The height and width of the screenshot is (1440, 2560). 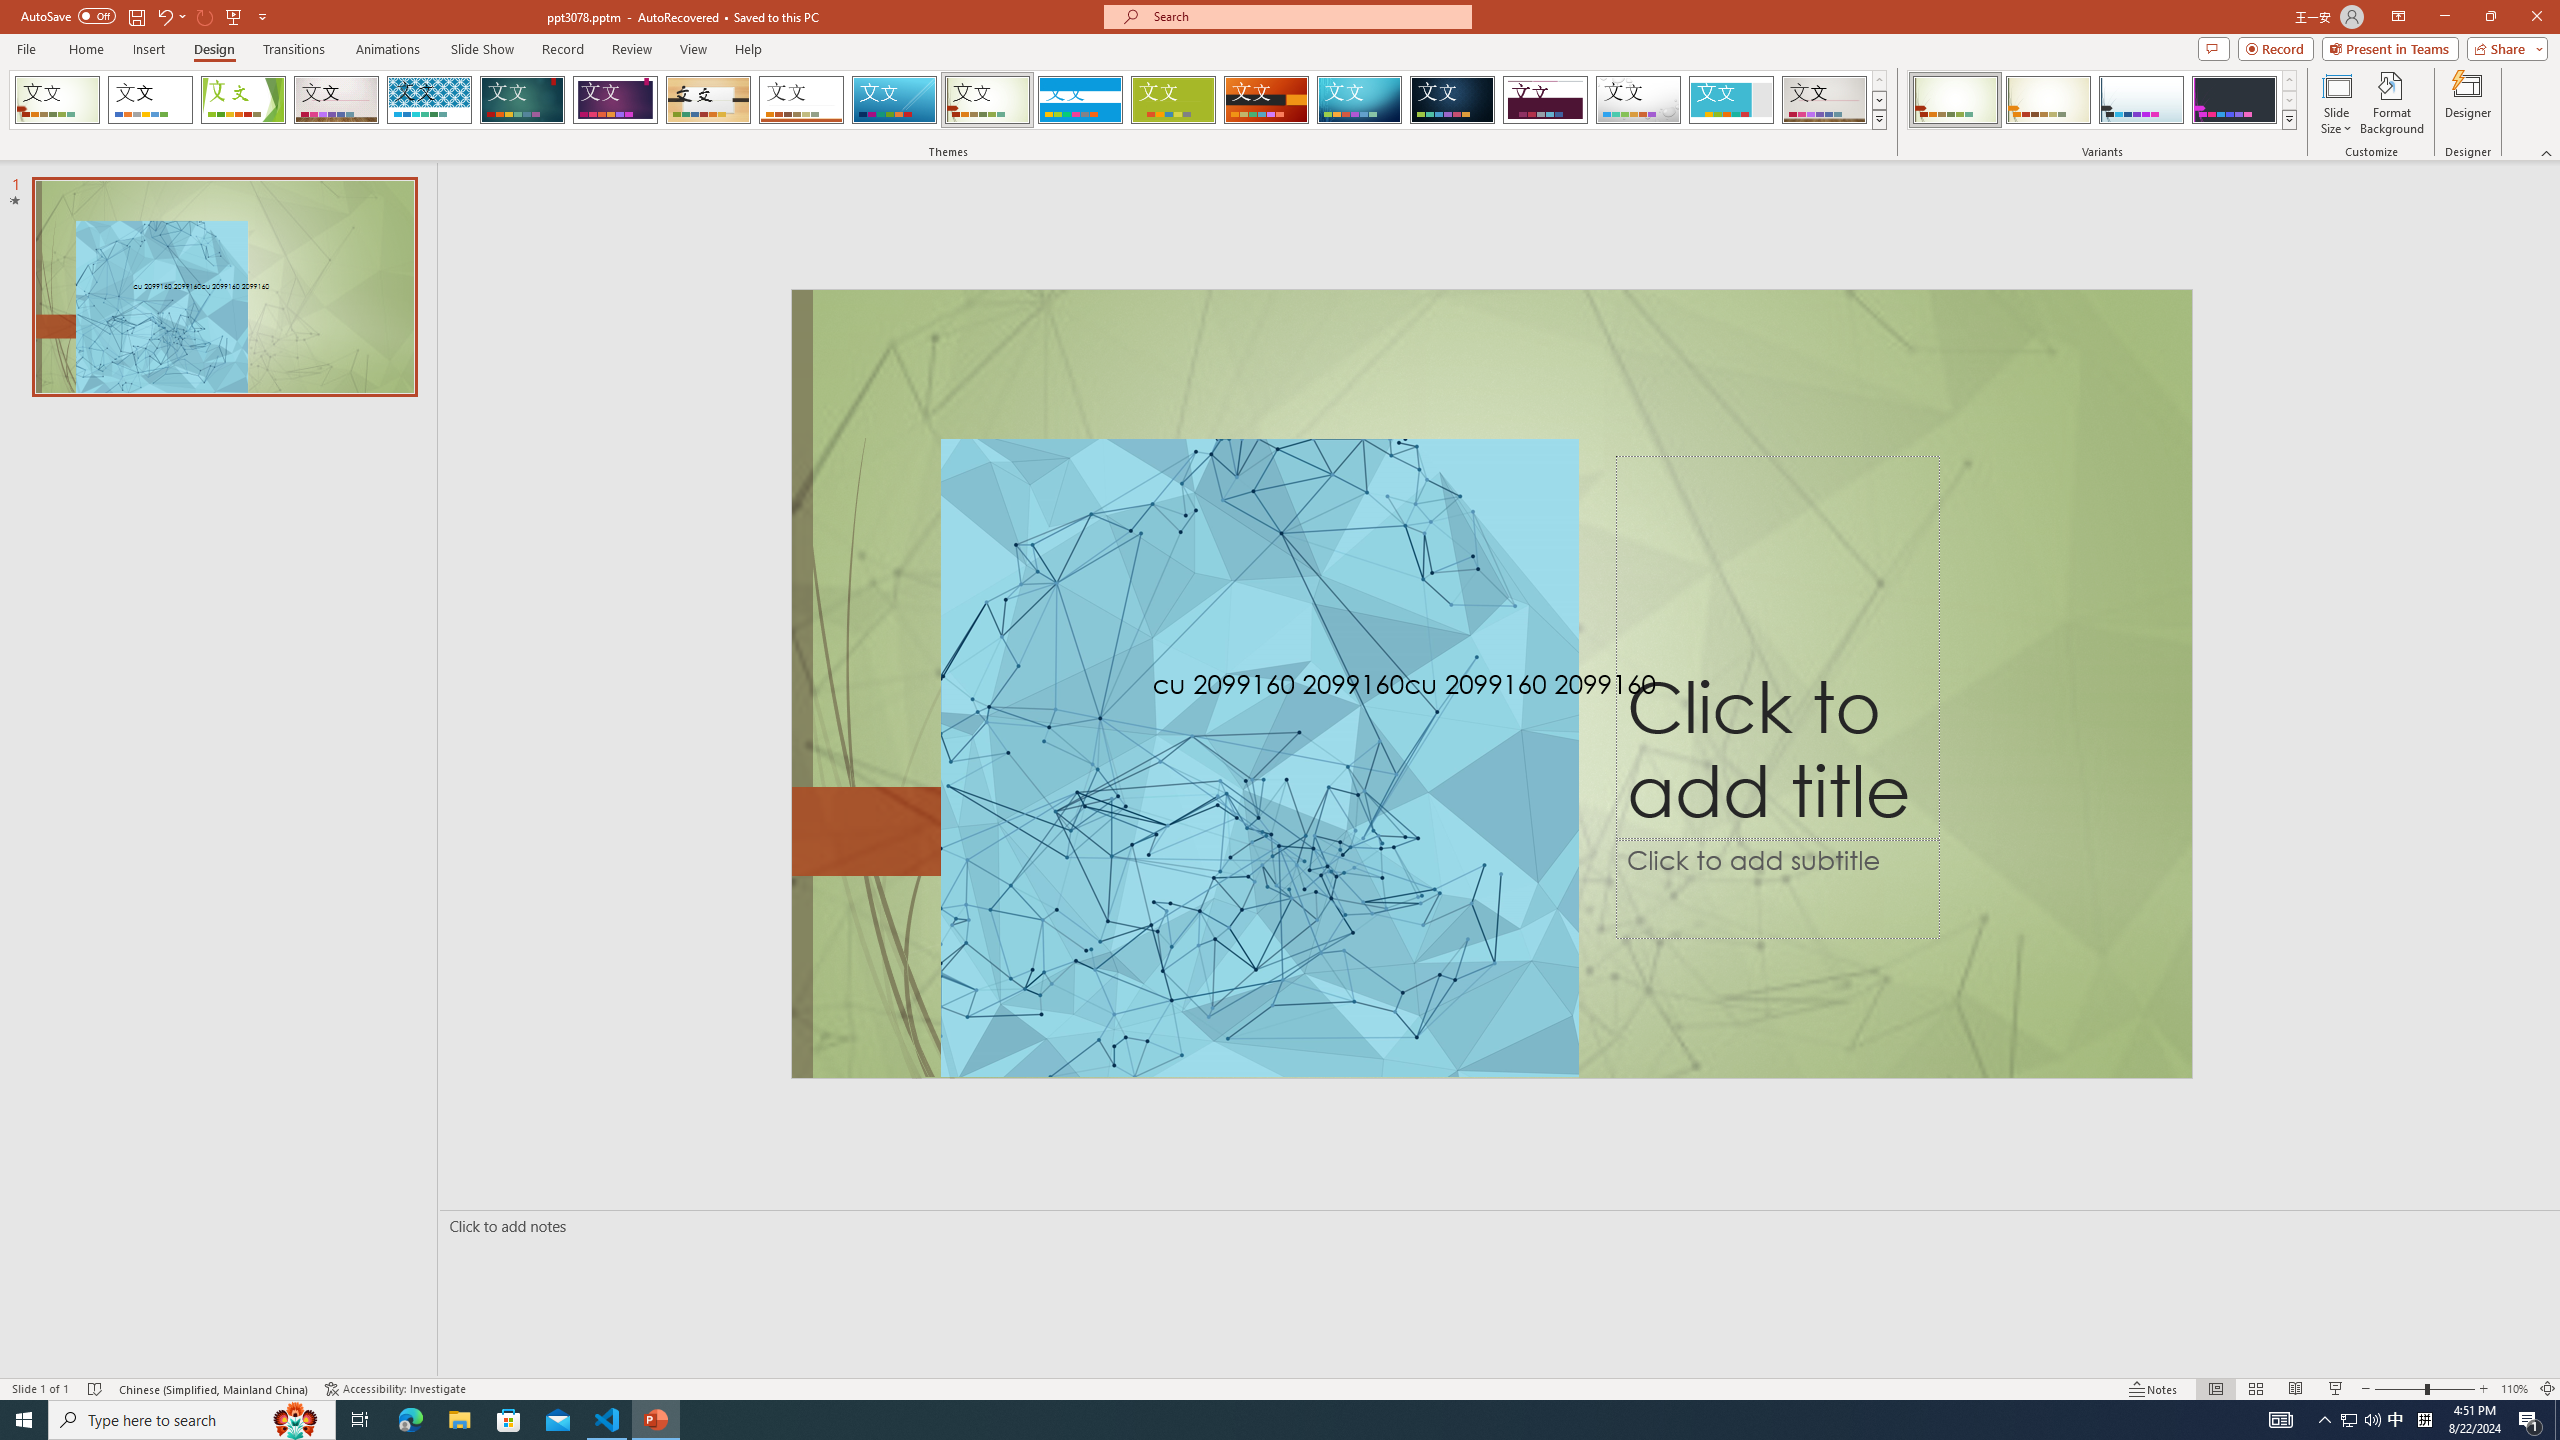 What do you see at coordinates (2336, 103) in the screenshot?
I see `'Slide Size'` at bounding box center [2336, 103].